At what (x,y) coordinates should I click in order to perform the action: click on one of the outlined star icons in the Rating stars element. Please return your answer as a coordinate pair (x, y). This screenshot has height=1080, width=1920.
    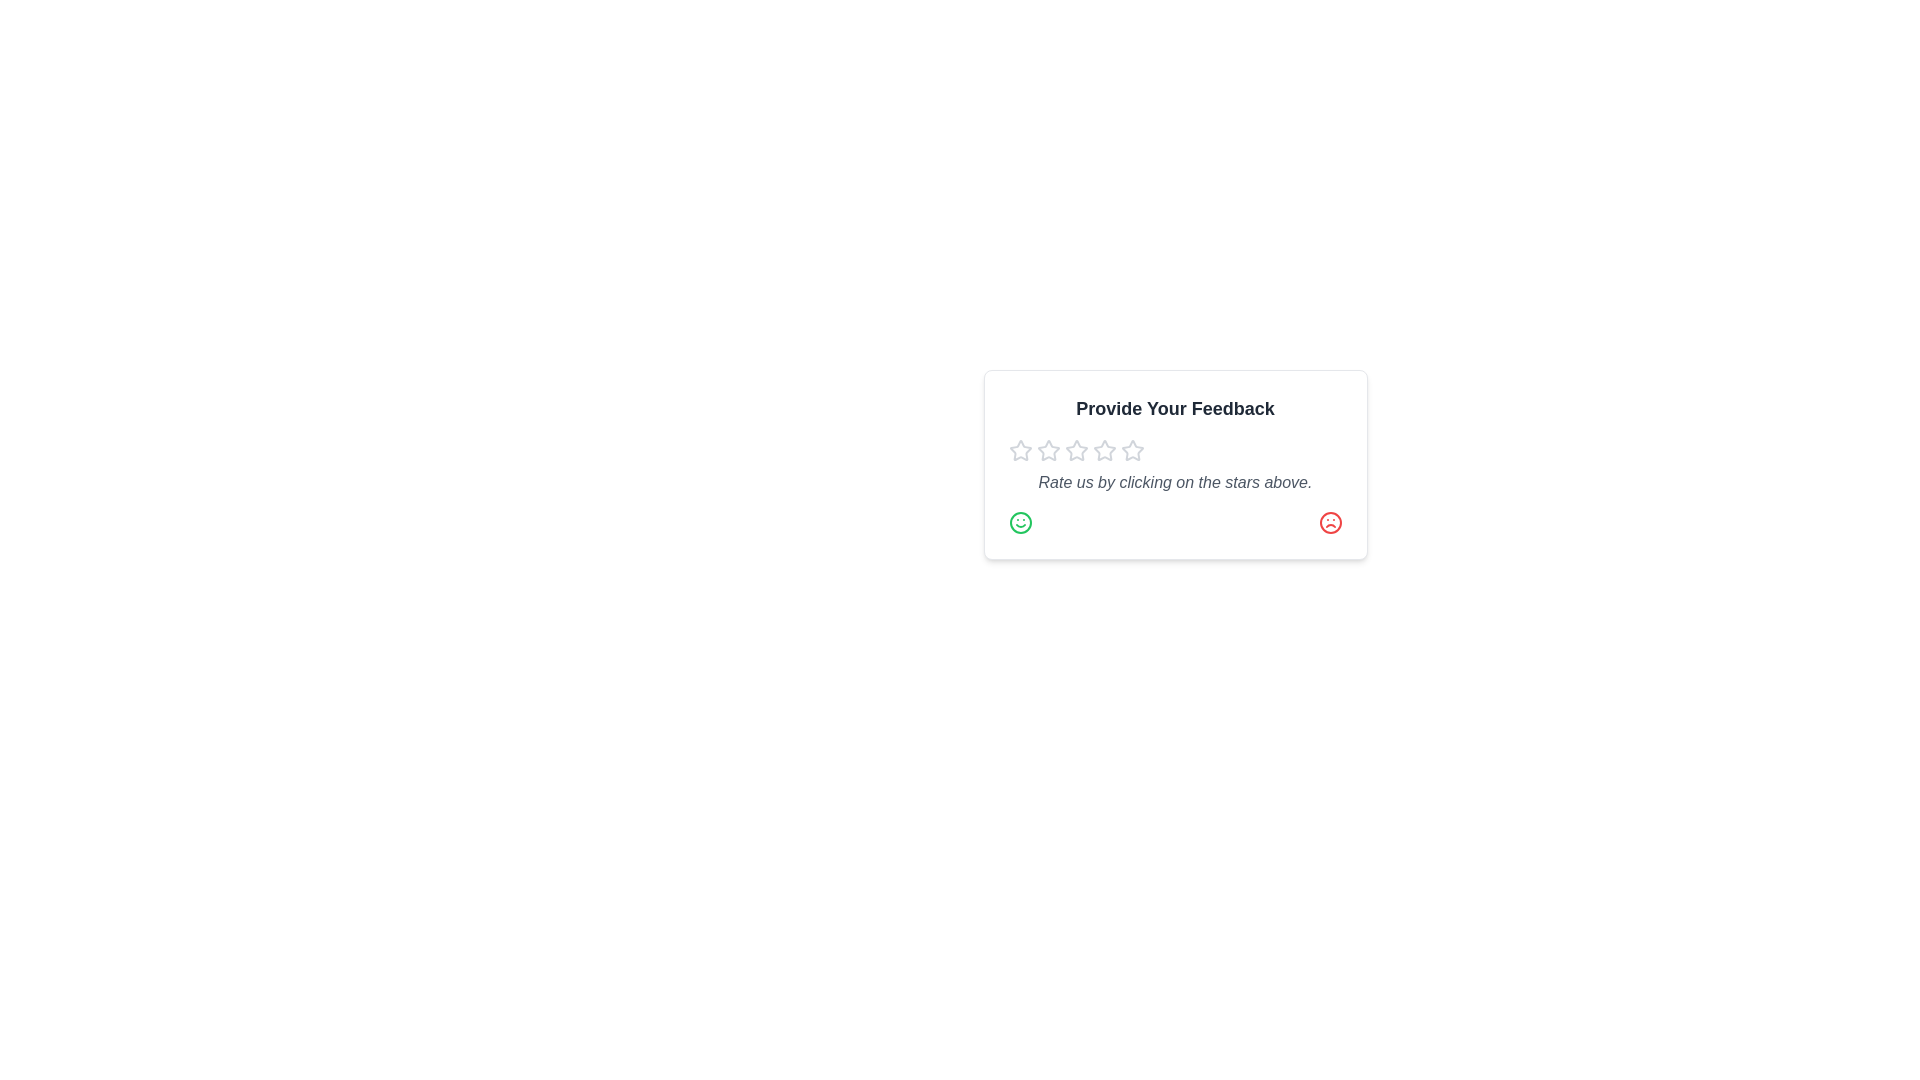
    Looking at the image, I should click on (1175, 451).